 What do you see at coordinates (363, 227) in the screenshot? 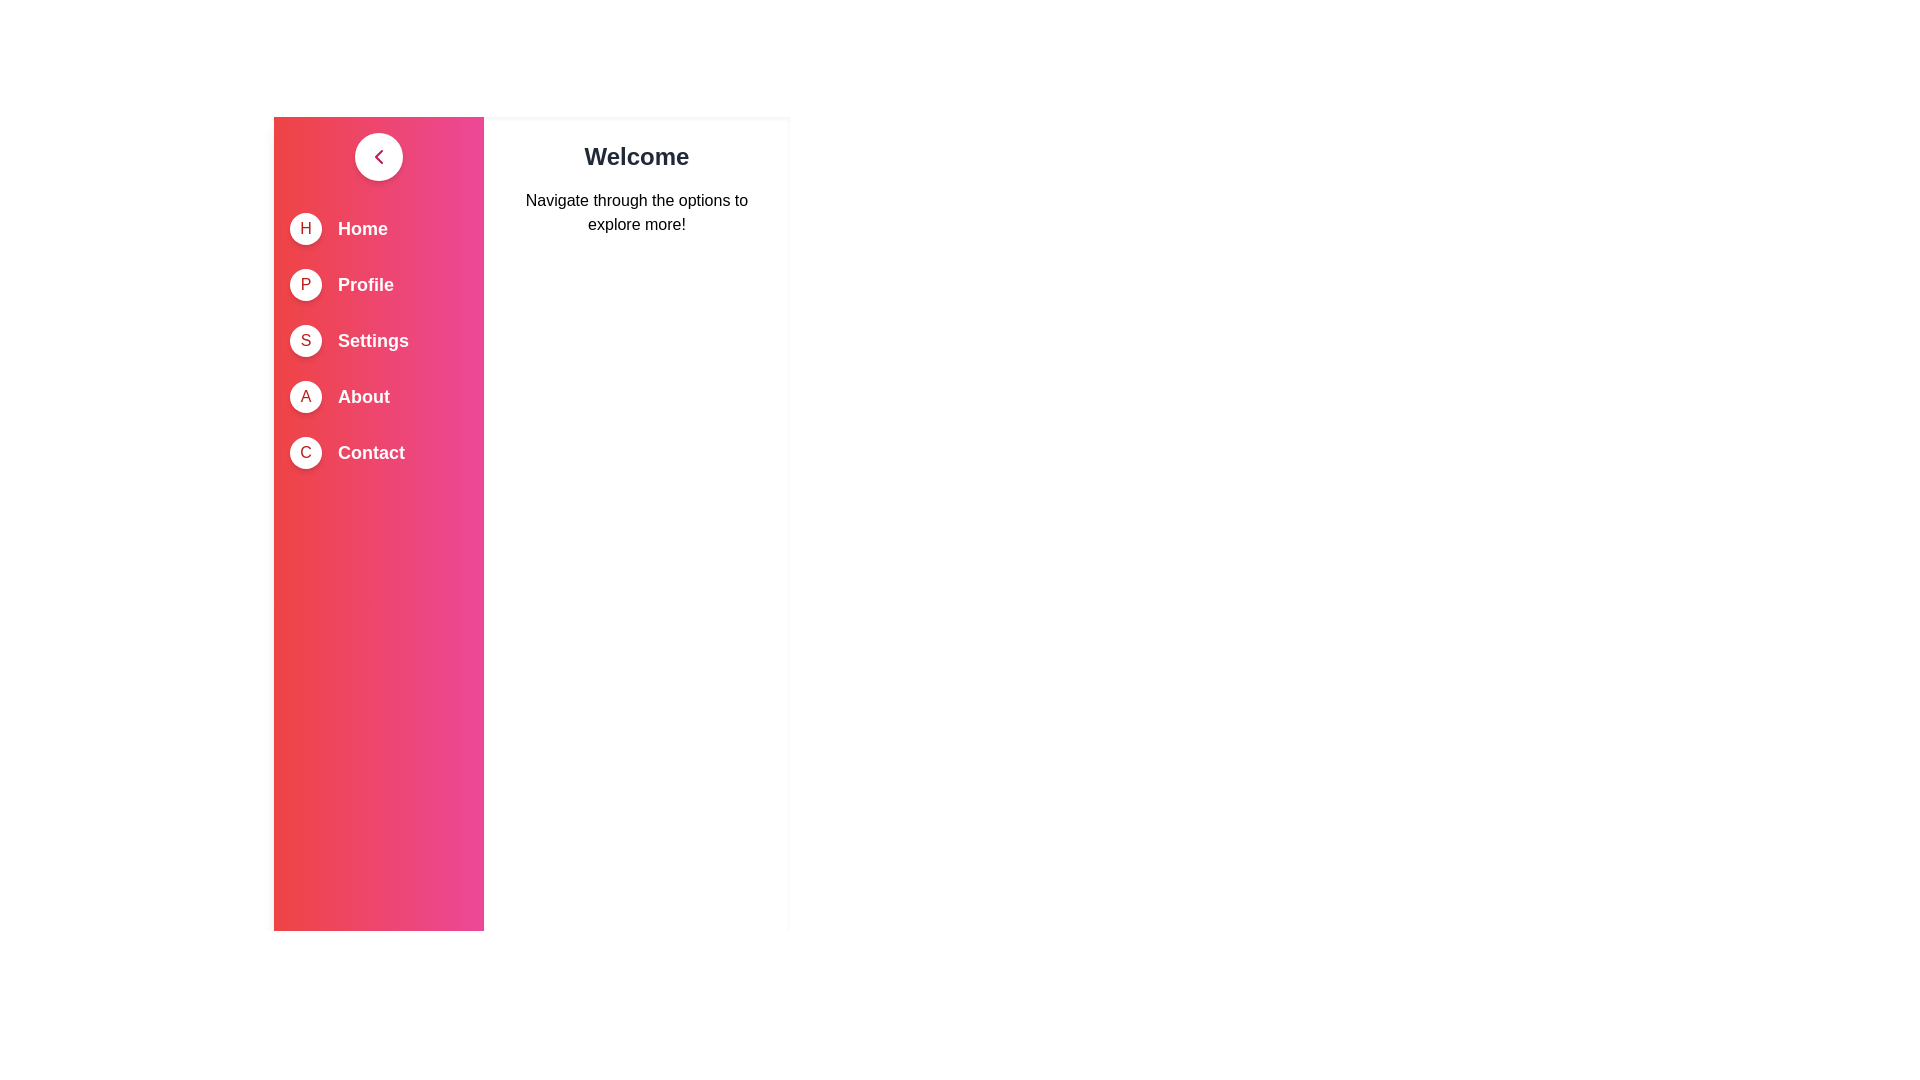
I see `the menu item Home` at bounding box center [363, 227].